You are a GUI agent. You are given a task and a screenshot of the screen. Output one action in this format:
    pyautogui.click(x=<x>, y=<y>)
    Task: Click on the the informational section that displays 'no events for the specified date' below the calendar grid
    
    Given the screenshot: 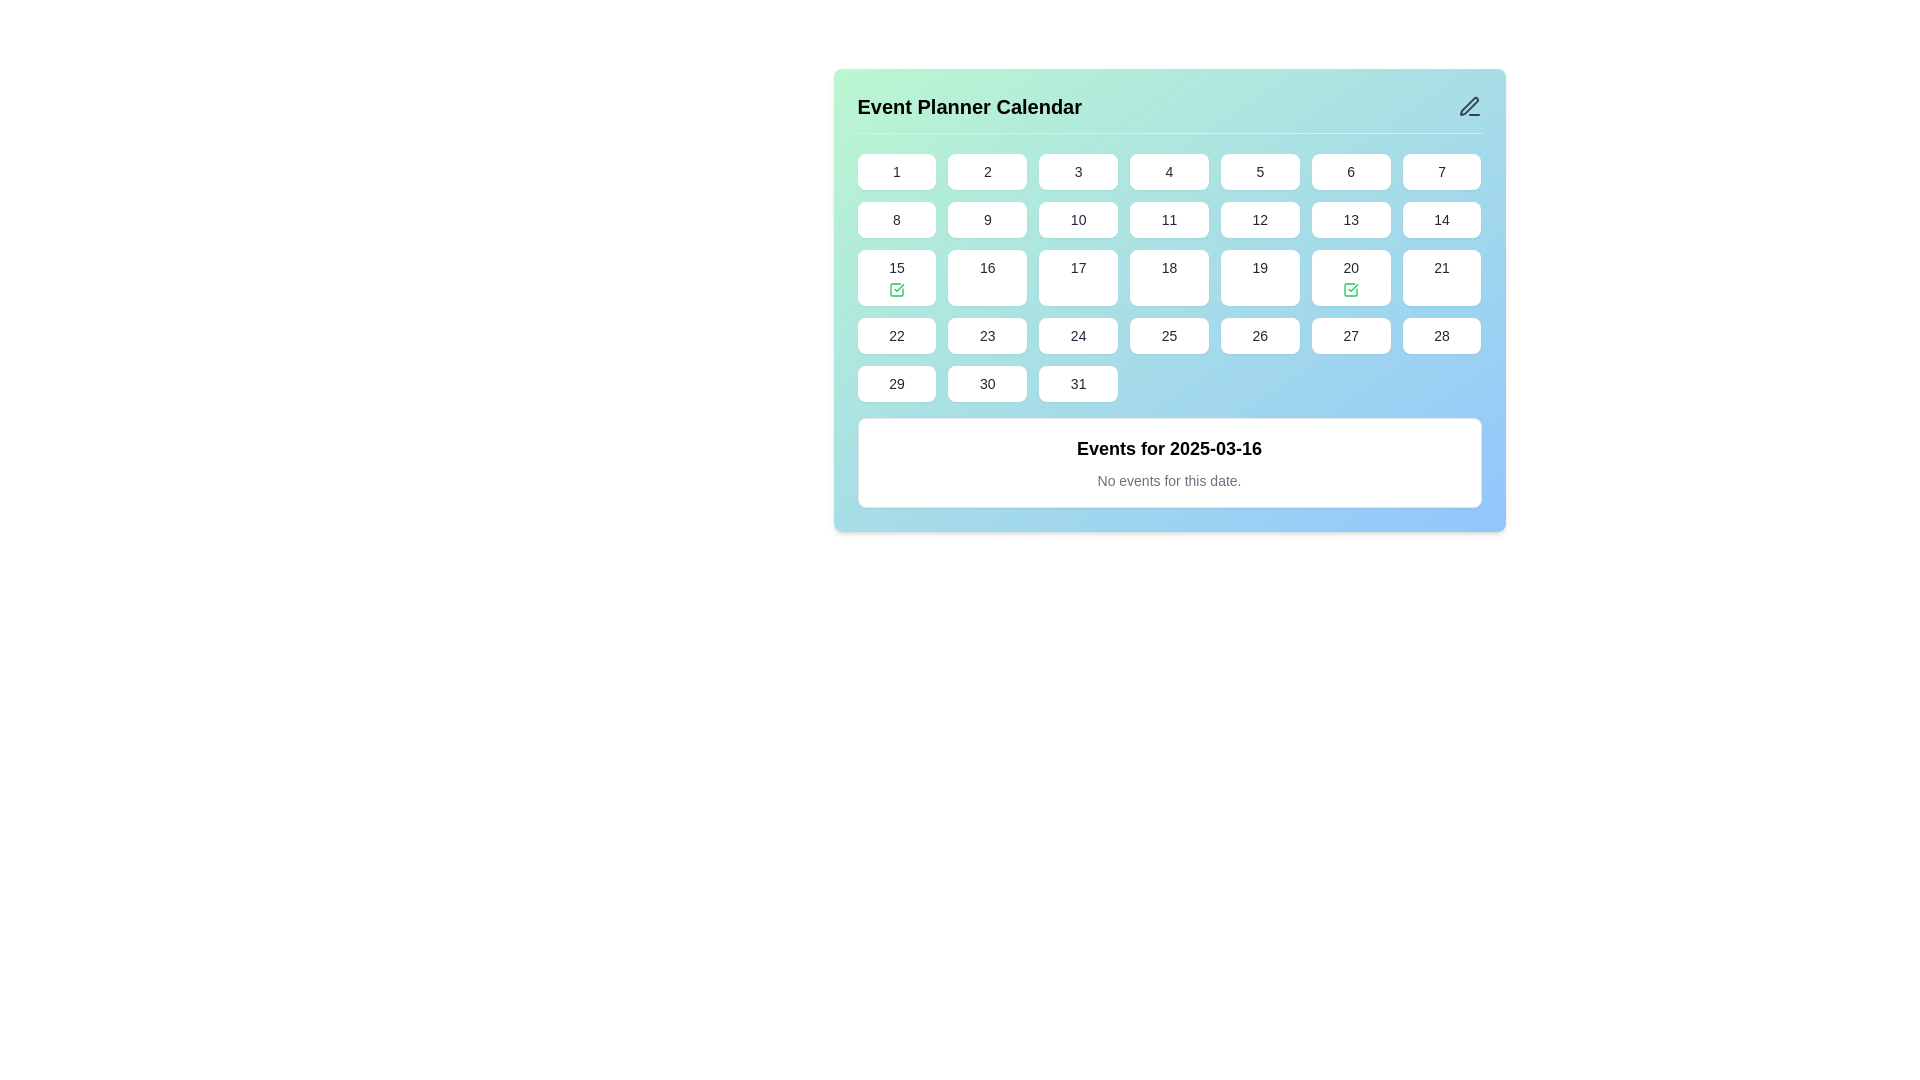 What is the action you would take?
    pyautogui.click(x=1169, y=462)
    